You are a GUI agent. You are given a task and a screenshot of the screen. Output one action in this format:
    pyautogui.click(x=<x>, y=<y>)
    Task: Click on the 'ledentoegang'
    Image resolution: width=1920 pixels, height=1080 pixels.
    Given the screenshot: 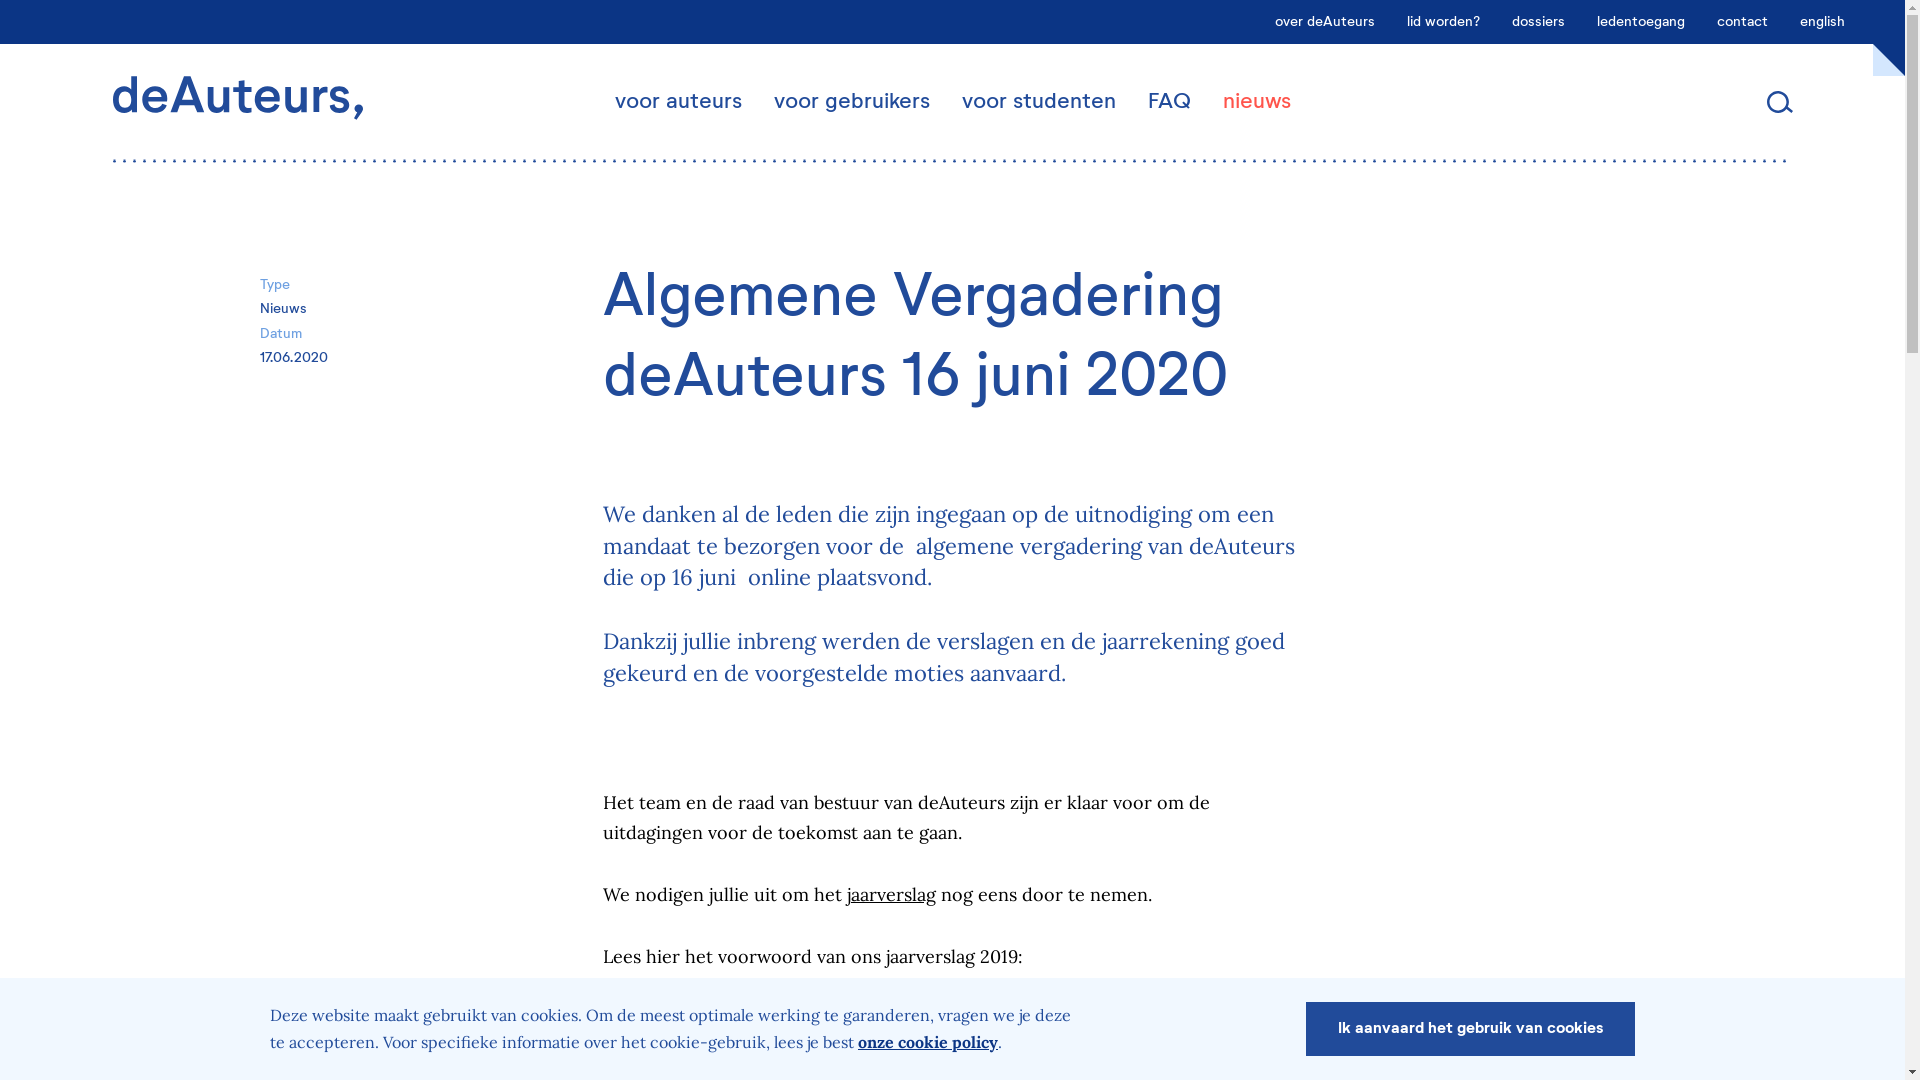 What is the action you would take?
    pyautogui.click(x=1641, y=22)
    